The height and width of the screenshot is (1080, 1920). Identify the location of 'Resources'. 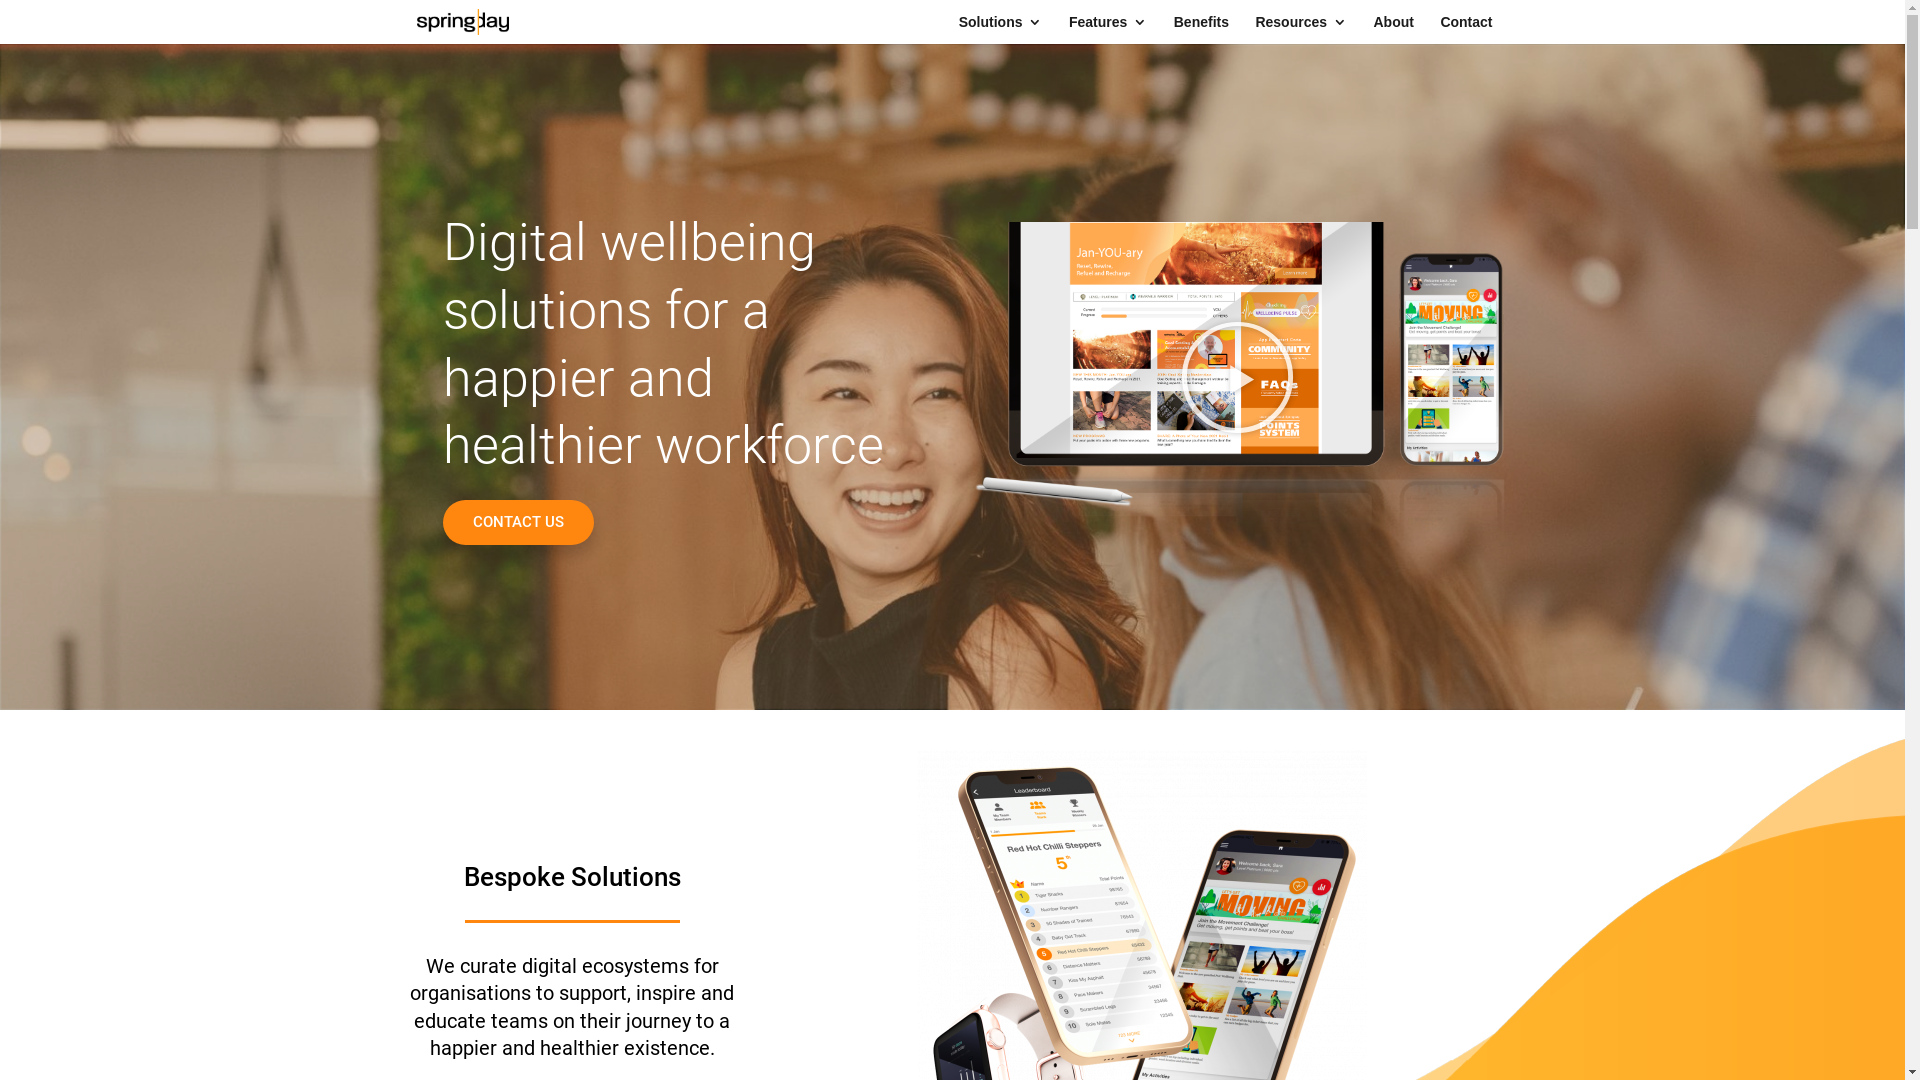
(1300, 29).